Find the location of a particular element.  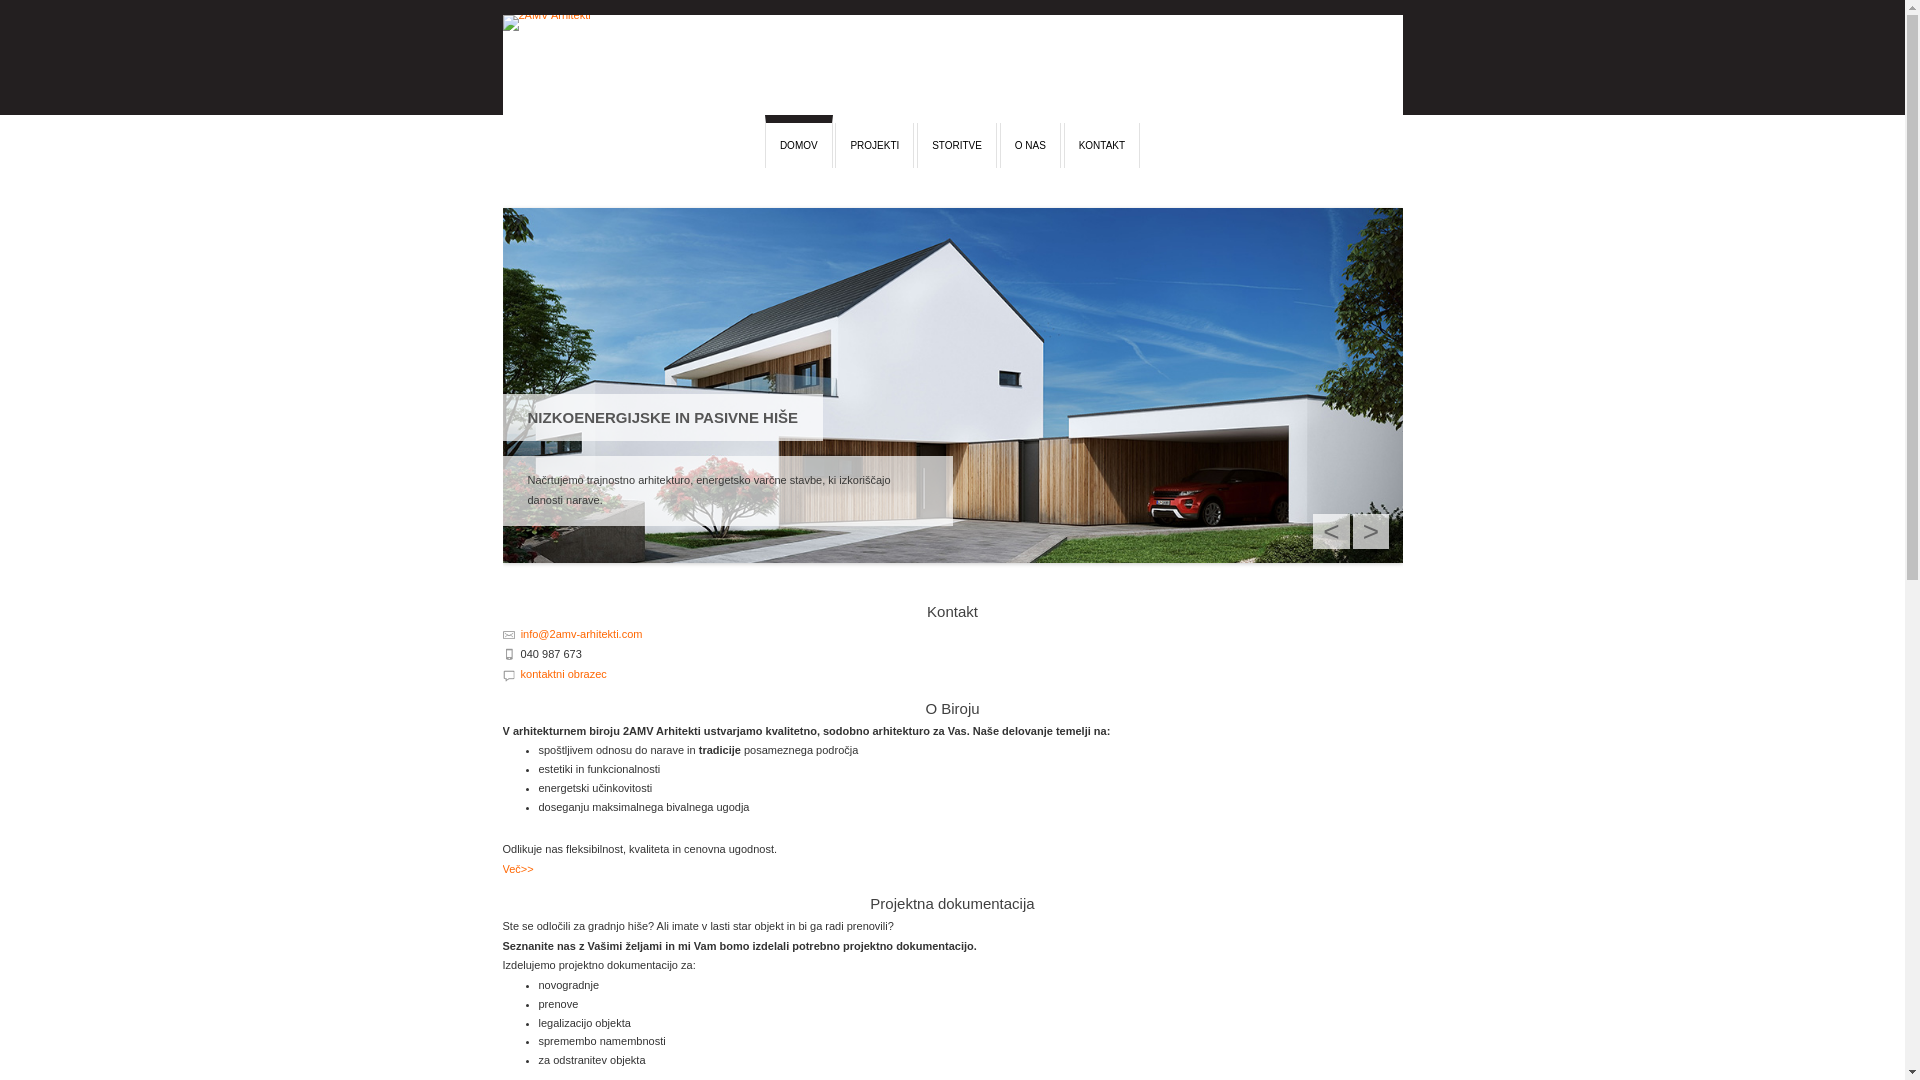

'kontaktni obrazec' is located at coordinates (508, 673).